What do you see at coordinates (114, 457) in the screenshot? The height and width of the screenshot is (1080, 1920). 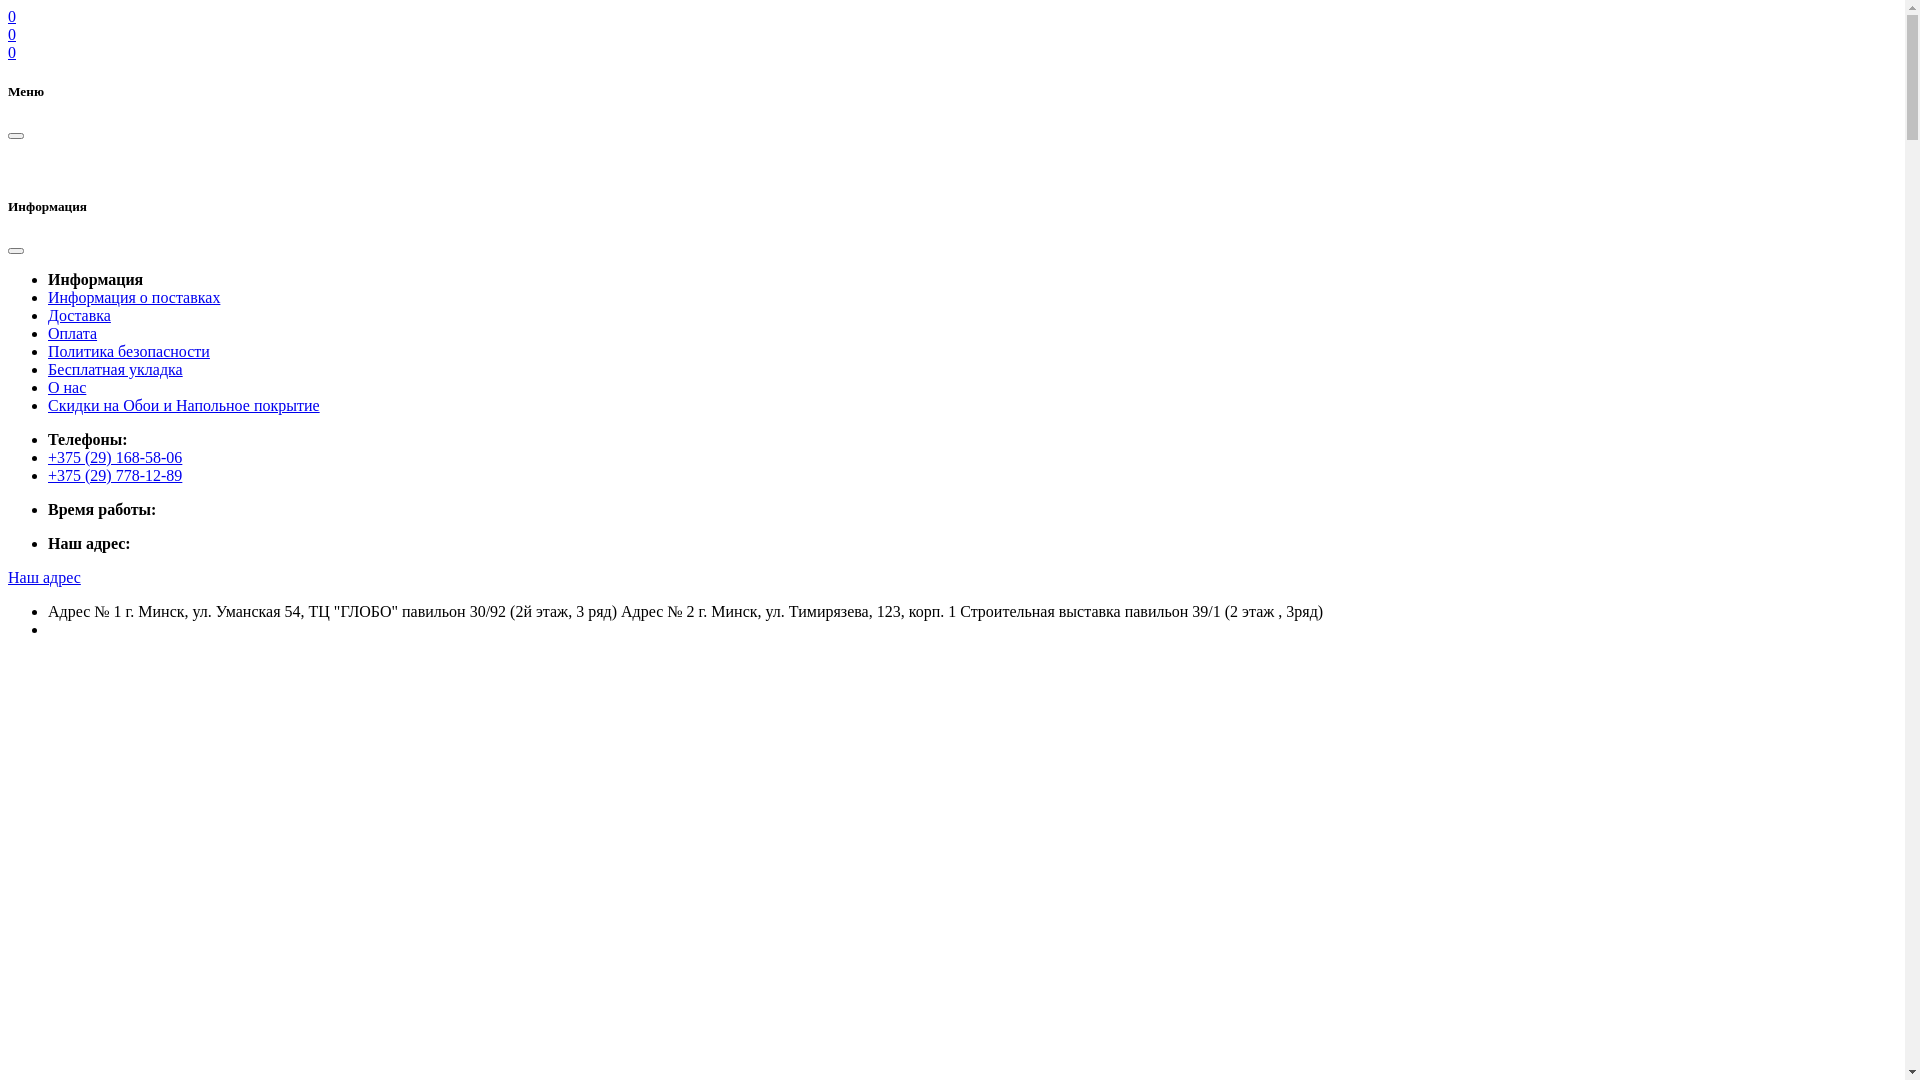 I see `'+375 (29) 168-58-06'` at bounding box center [114, 457].